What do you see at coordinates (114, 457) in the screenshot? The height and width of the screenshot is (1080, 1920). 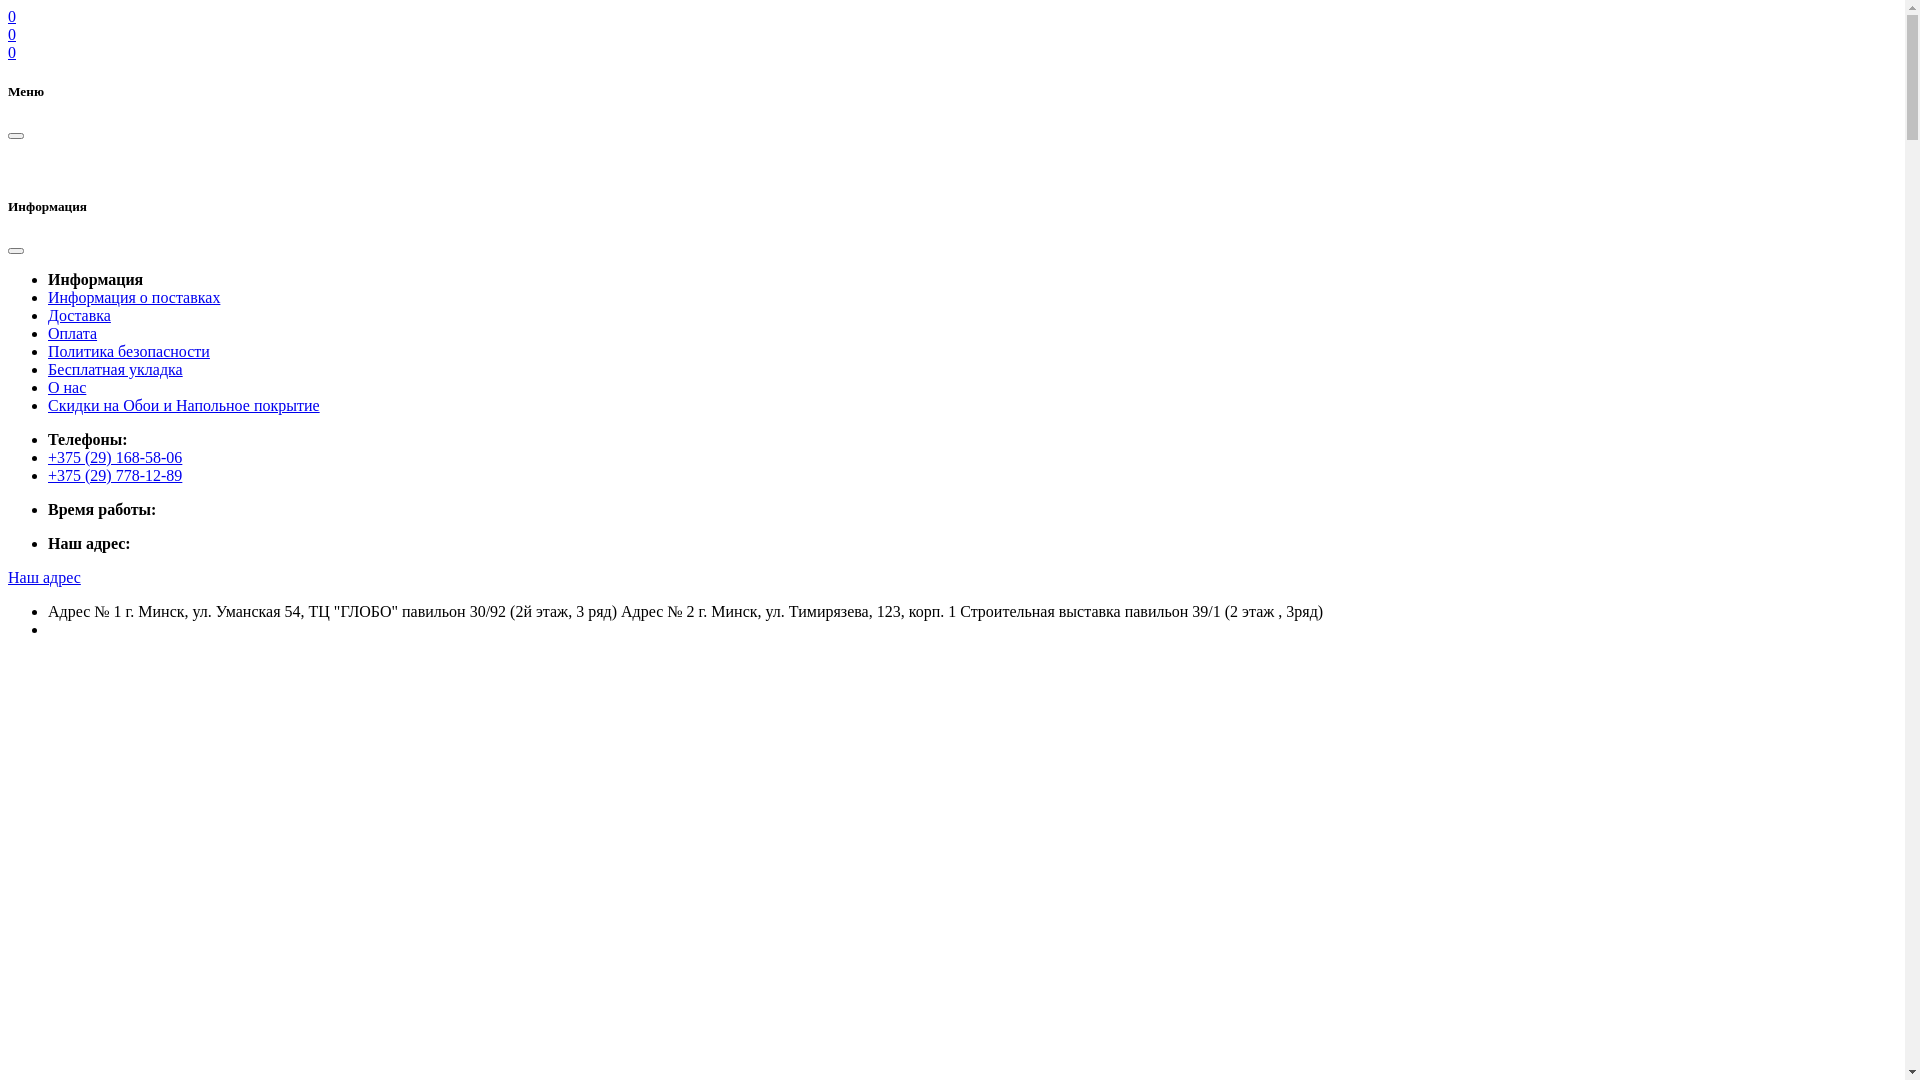 I see `'+375 (29) 168-58-06'` at bounding box center [114, 457].